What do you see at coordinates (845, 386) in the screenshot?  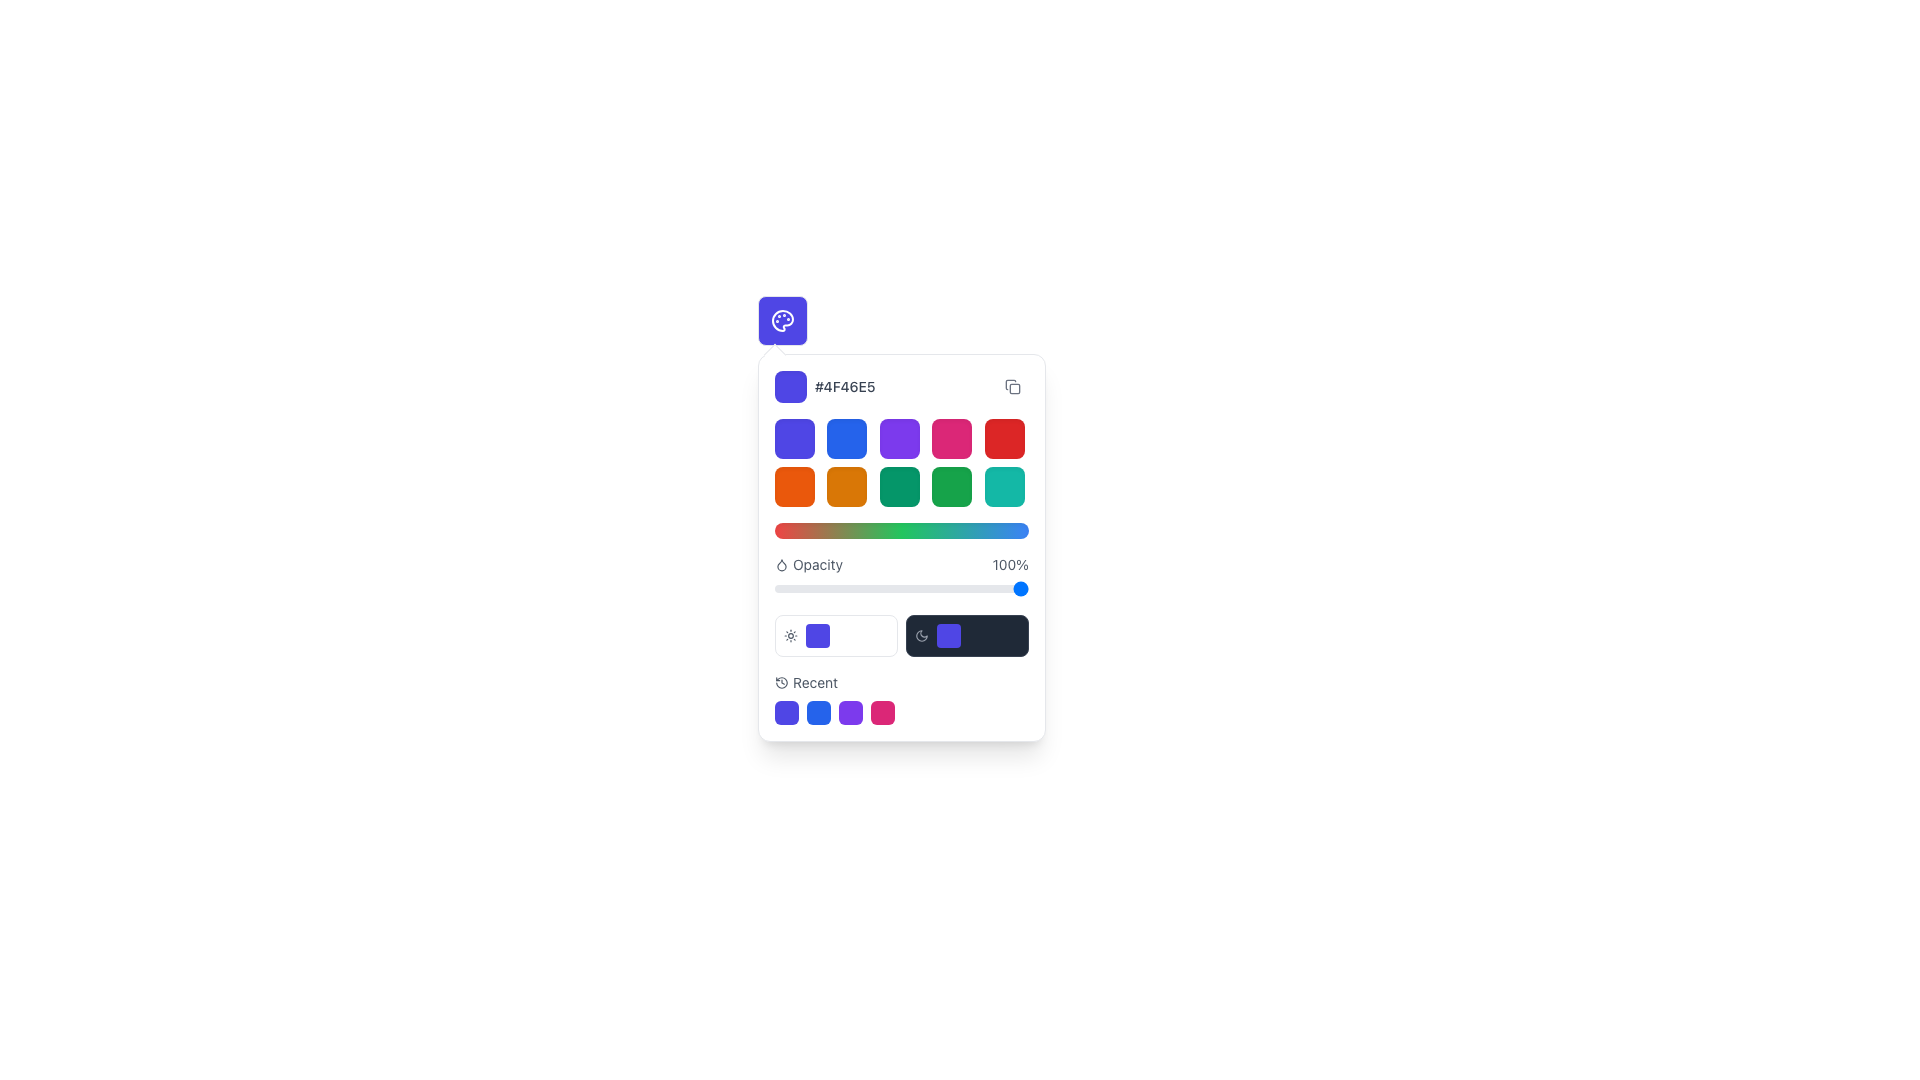 I see `the static text label displaying the hexadecimal color code '#4F46E5' in a medium gray font, located to the right of the square color preview swatch in the color picker interface` at bounding box center [845, 386].